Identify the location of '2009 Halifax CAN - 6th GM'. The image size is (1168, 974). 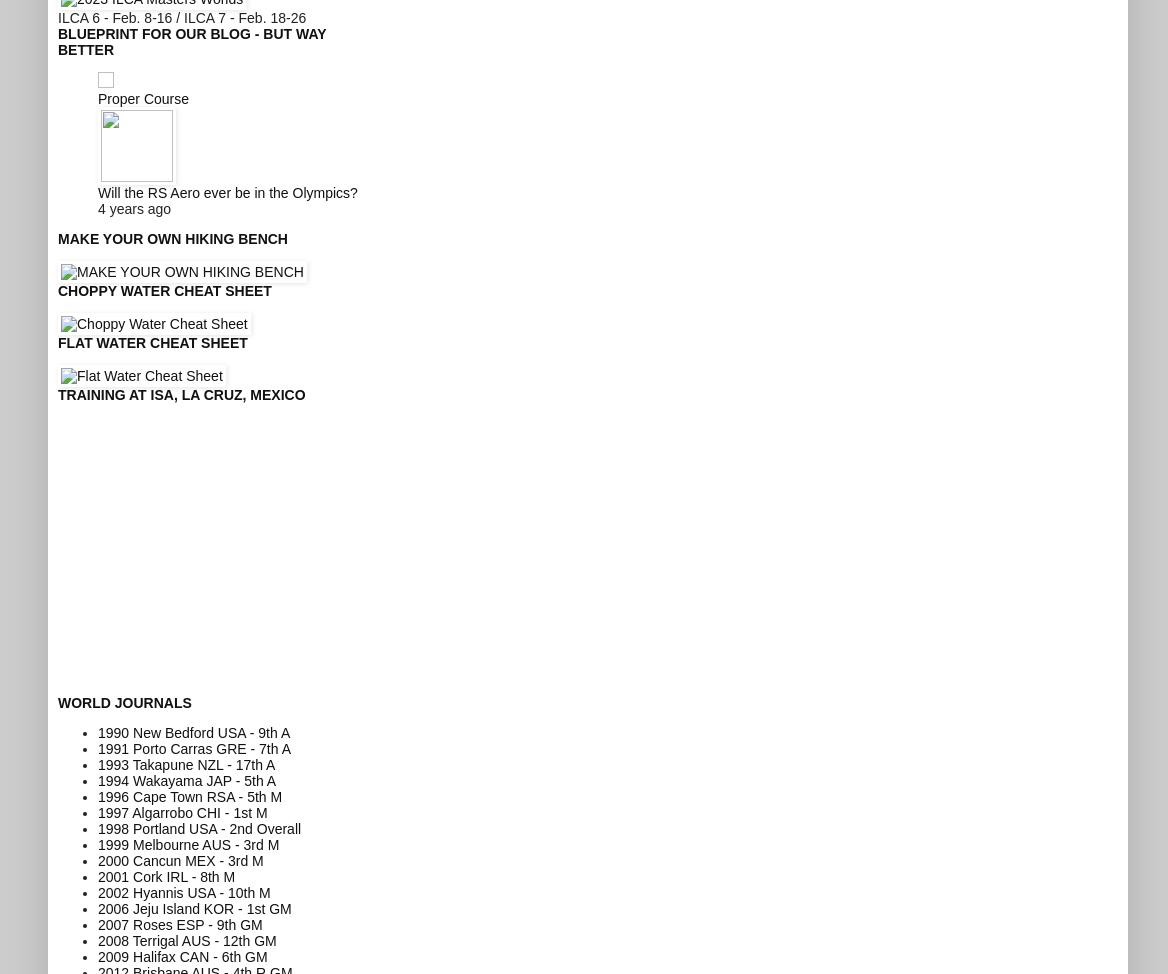
(96, 954).